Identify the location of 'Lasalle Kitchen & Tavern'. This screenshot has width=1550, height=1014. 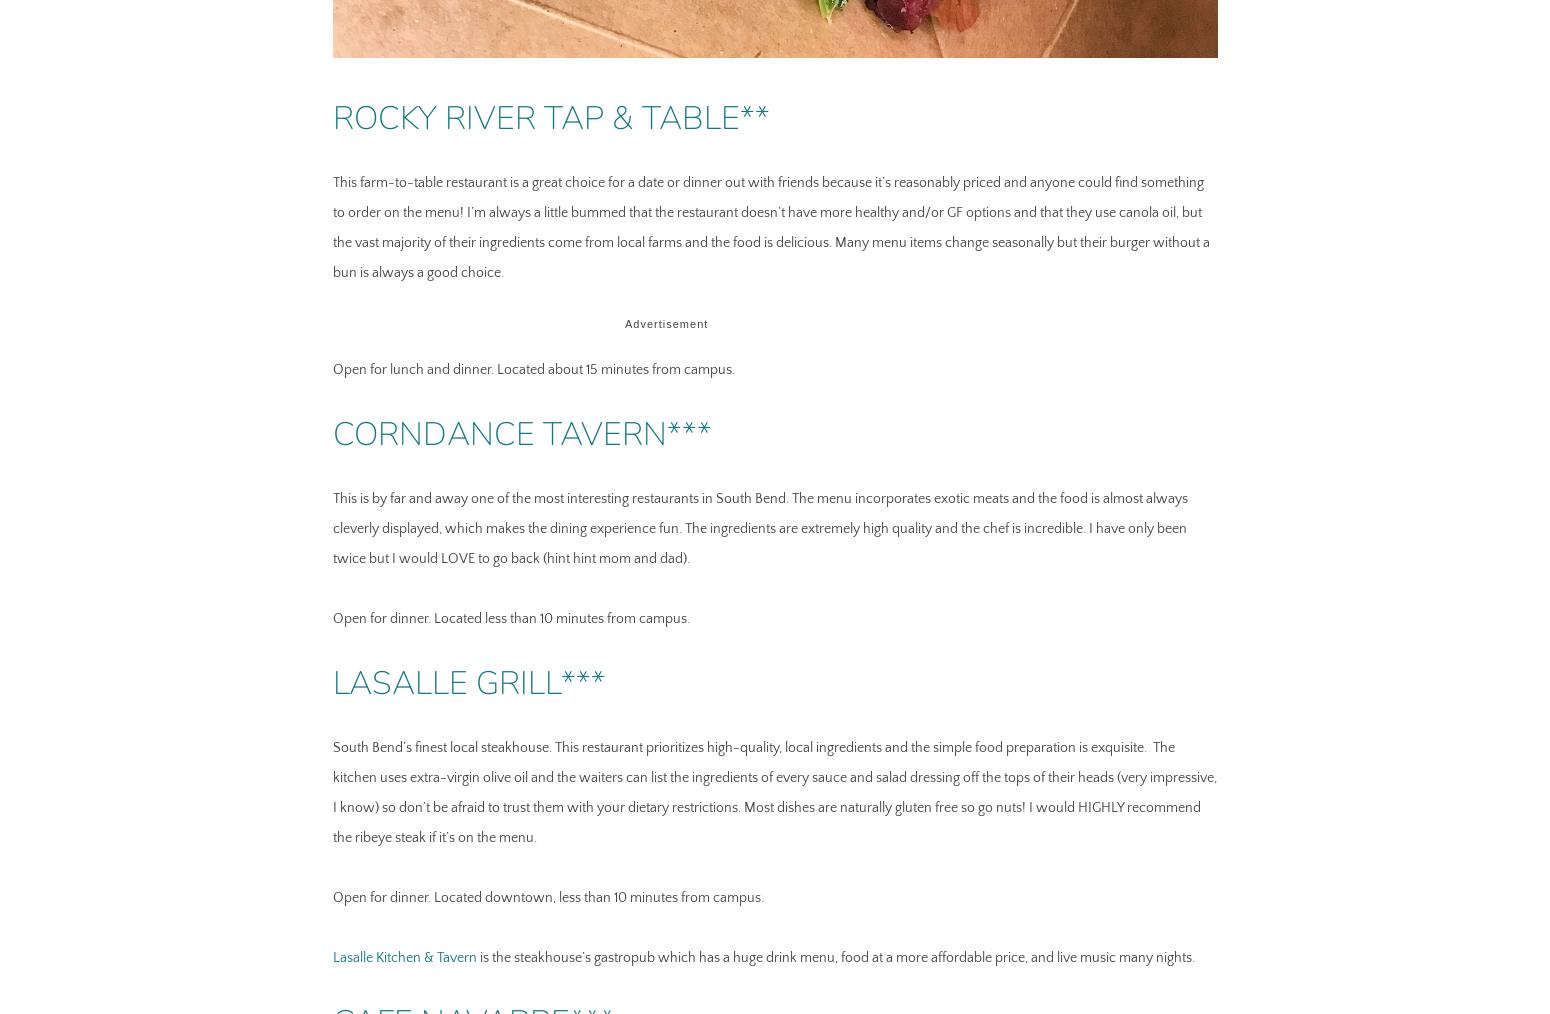
(403, 957).